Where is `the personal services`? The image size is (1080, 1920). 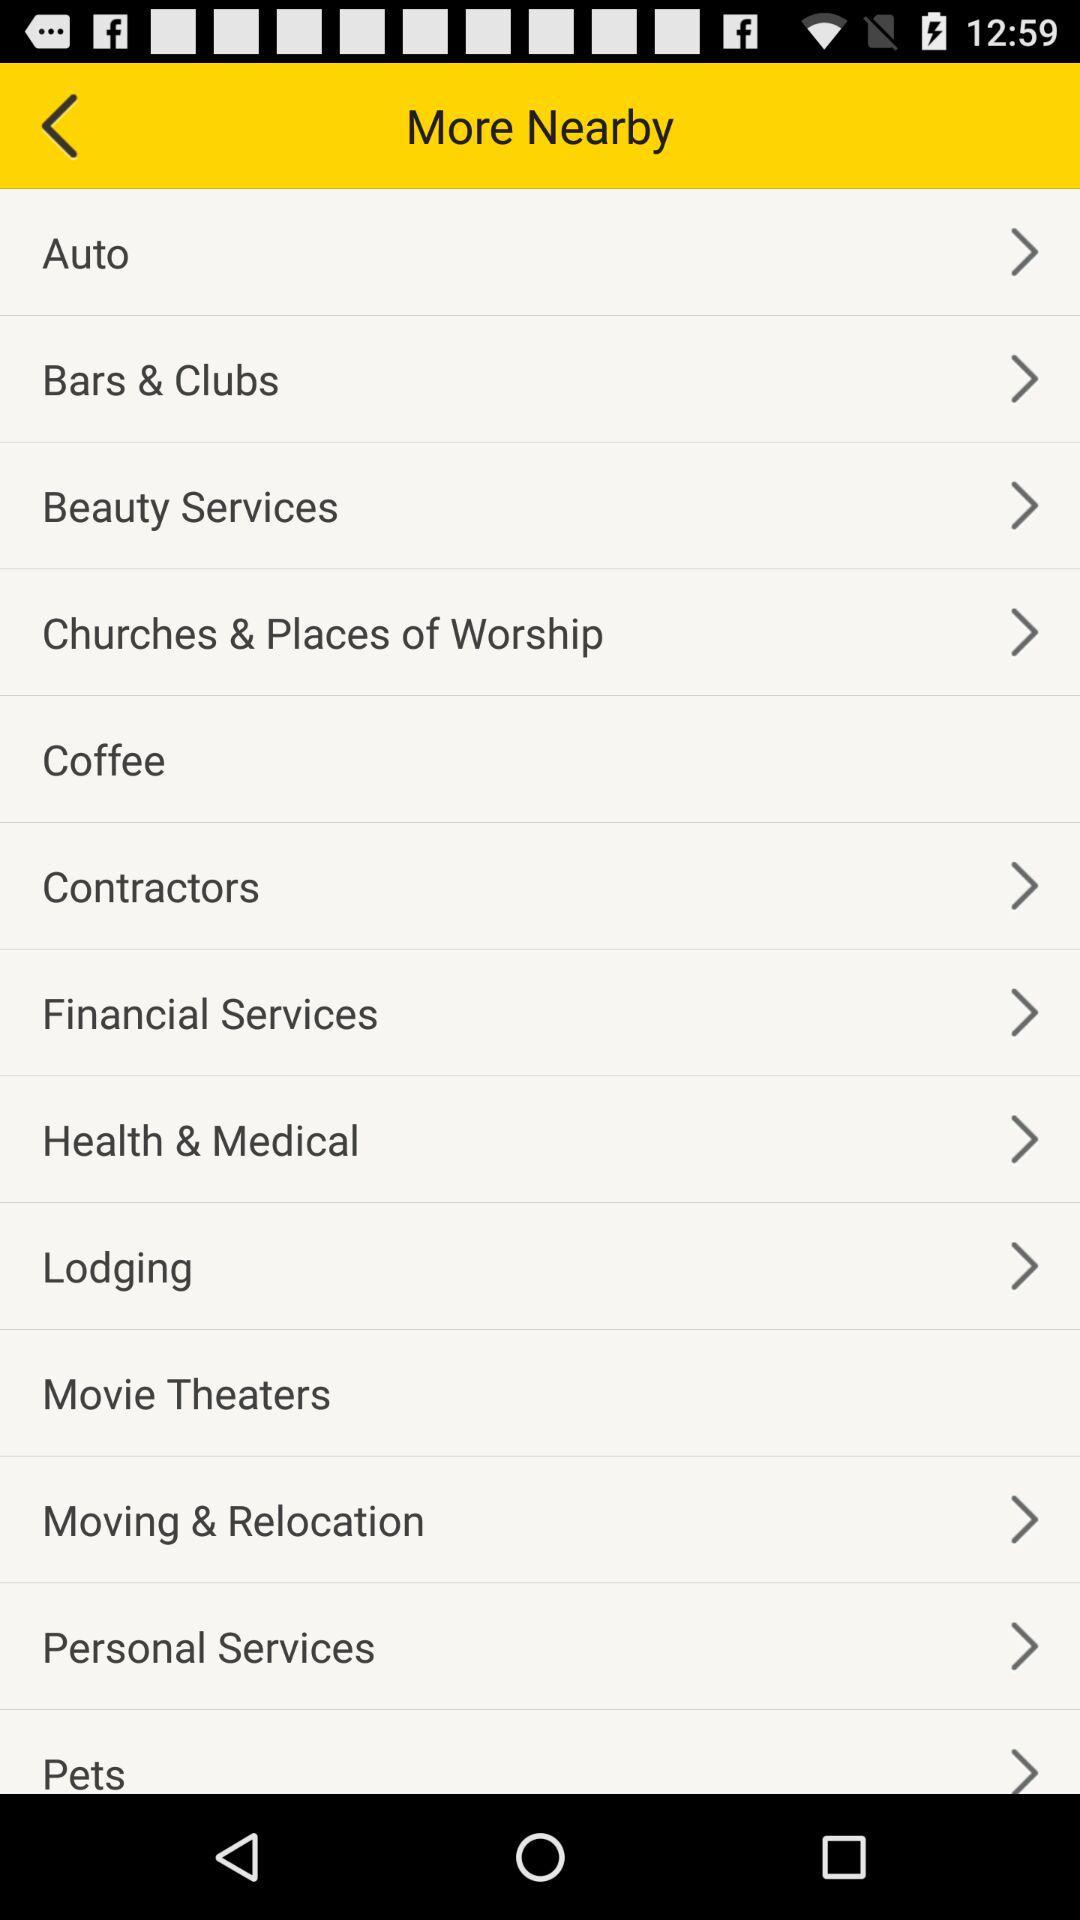 the personal services is located at coordinates (208, 1646).